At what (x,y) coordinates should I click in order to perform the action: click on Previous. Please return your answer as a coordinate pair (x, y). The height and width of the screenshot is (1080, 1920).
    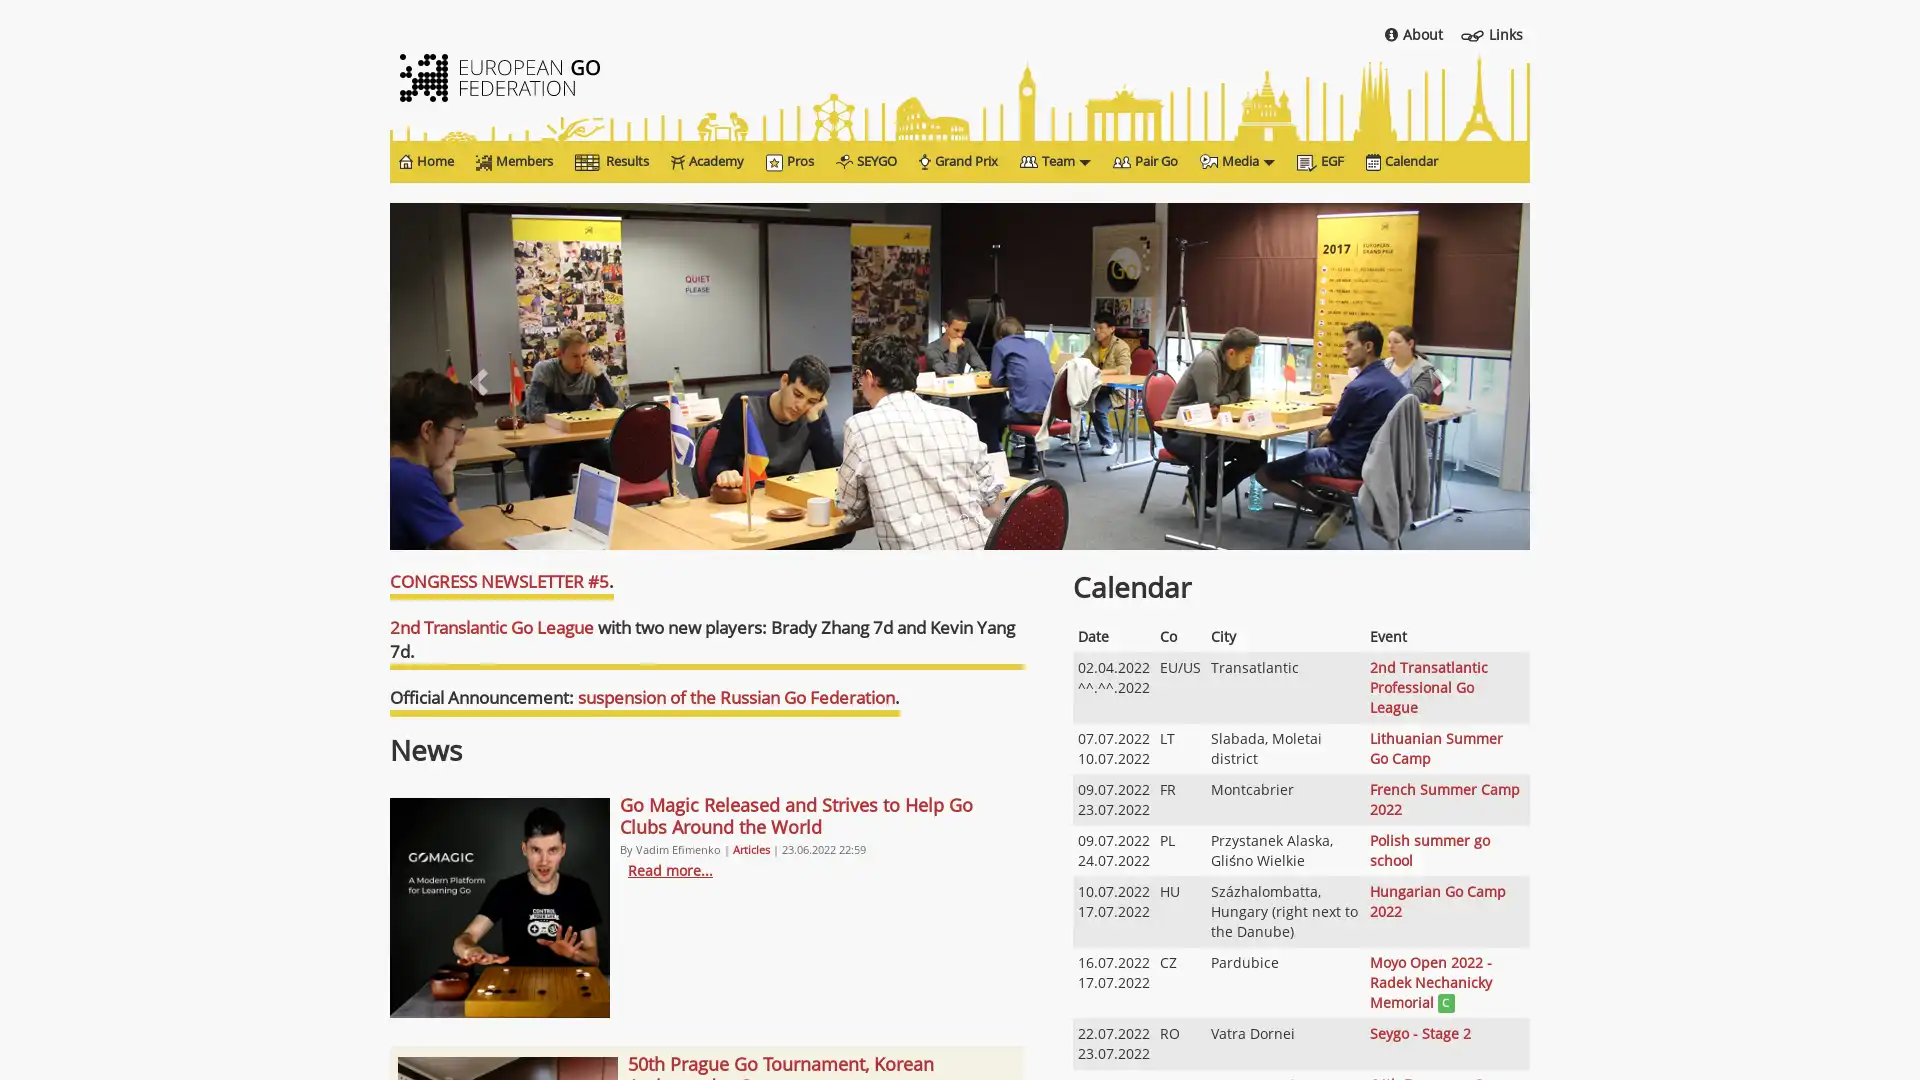
    Looking at the image, I should click on (474, 375).